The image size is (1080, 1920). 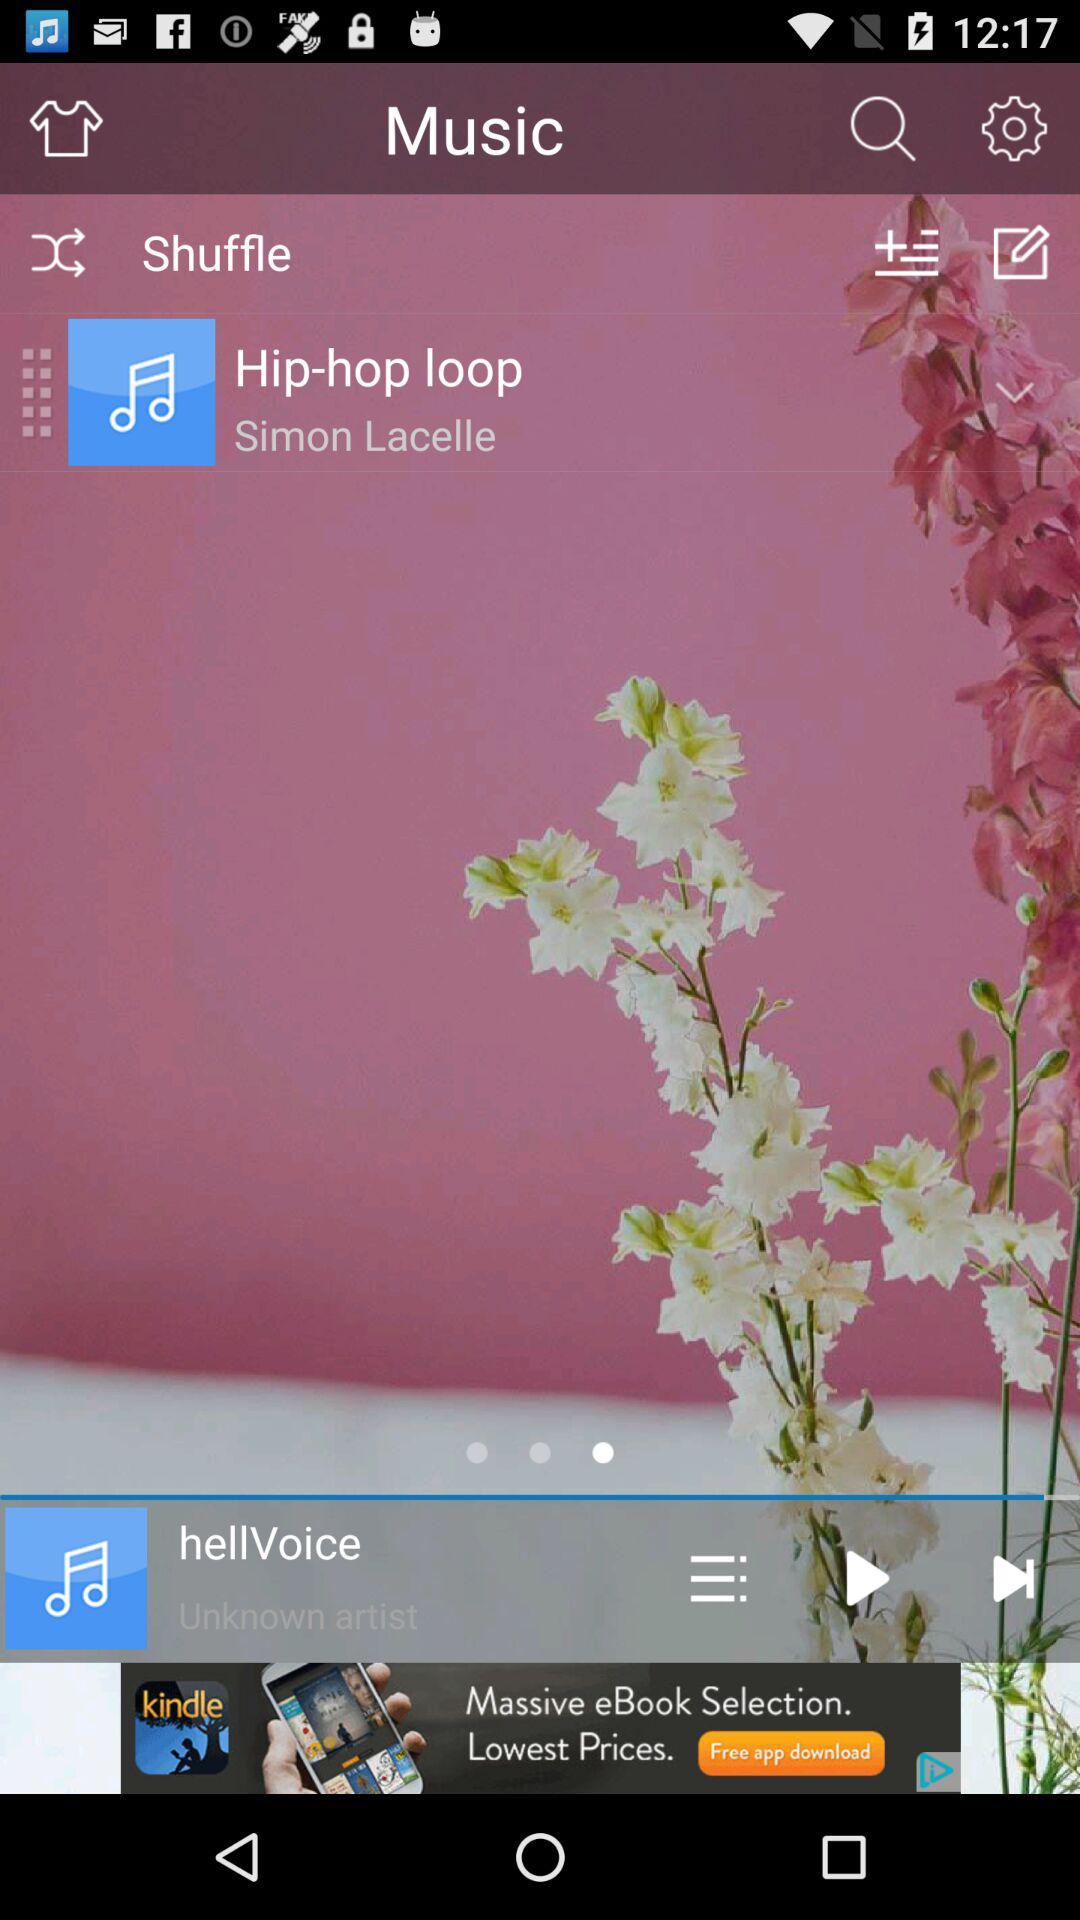 I want to click on the search icon, so click(x=882, y=136).